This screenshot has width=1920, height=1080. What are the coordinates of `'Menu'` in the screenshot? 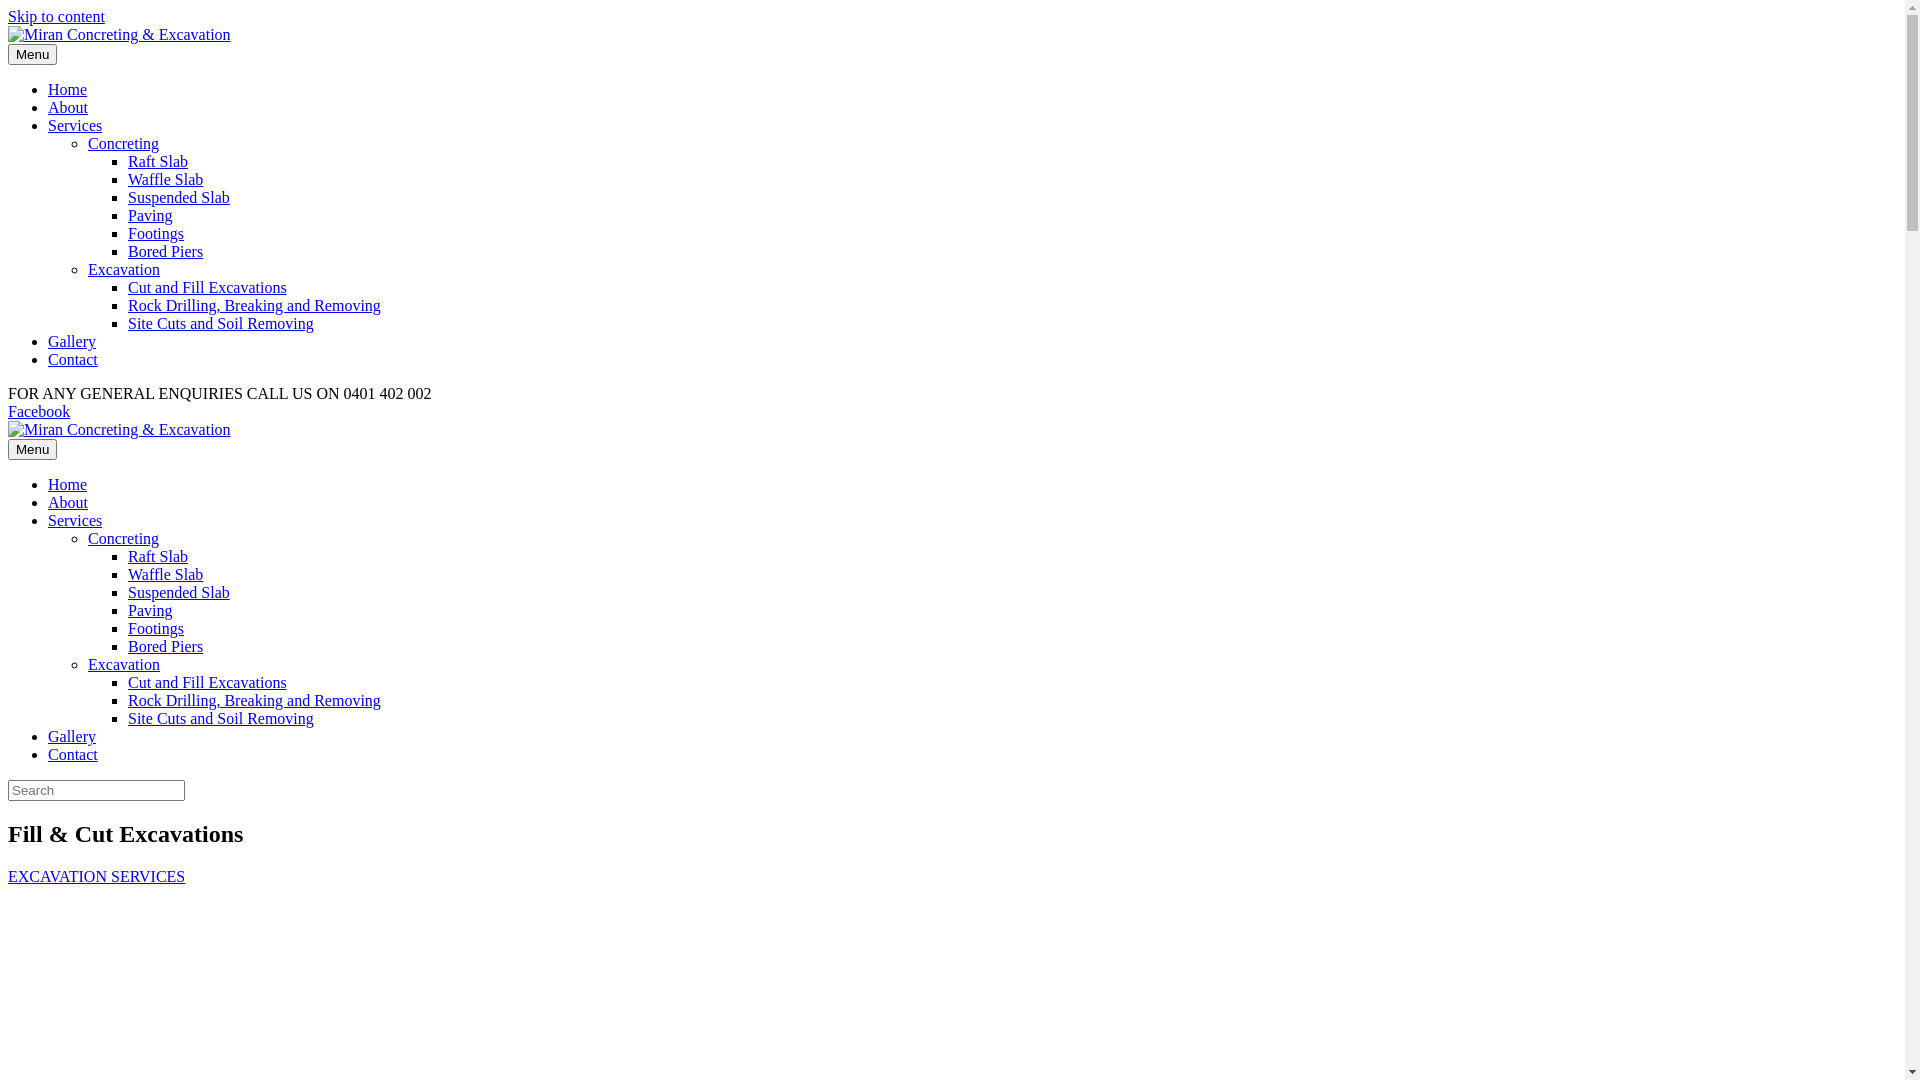 It's located at (32, 448).